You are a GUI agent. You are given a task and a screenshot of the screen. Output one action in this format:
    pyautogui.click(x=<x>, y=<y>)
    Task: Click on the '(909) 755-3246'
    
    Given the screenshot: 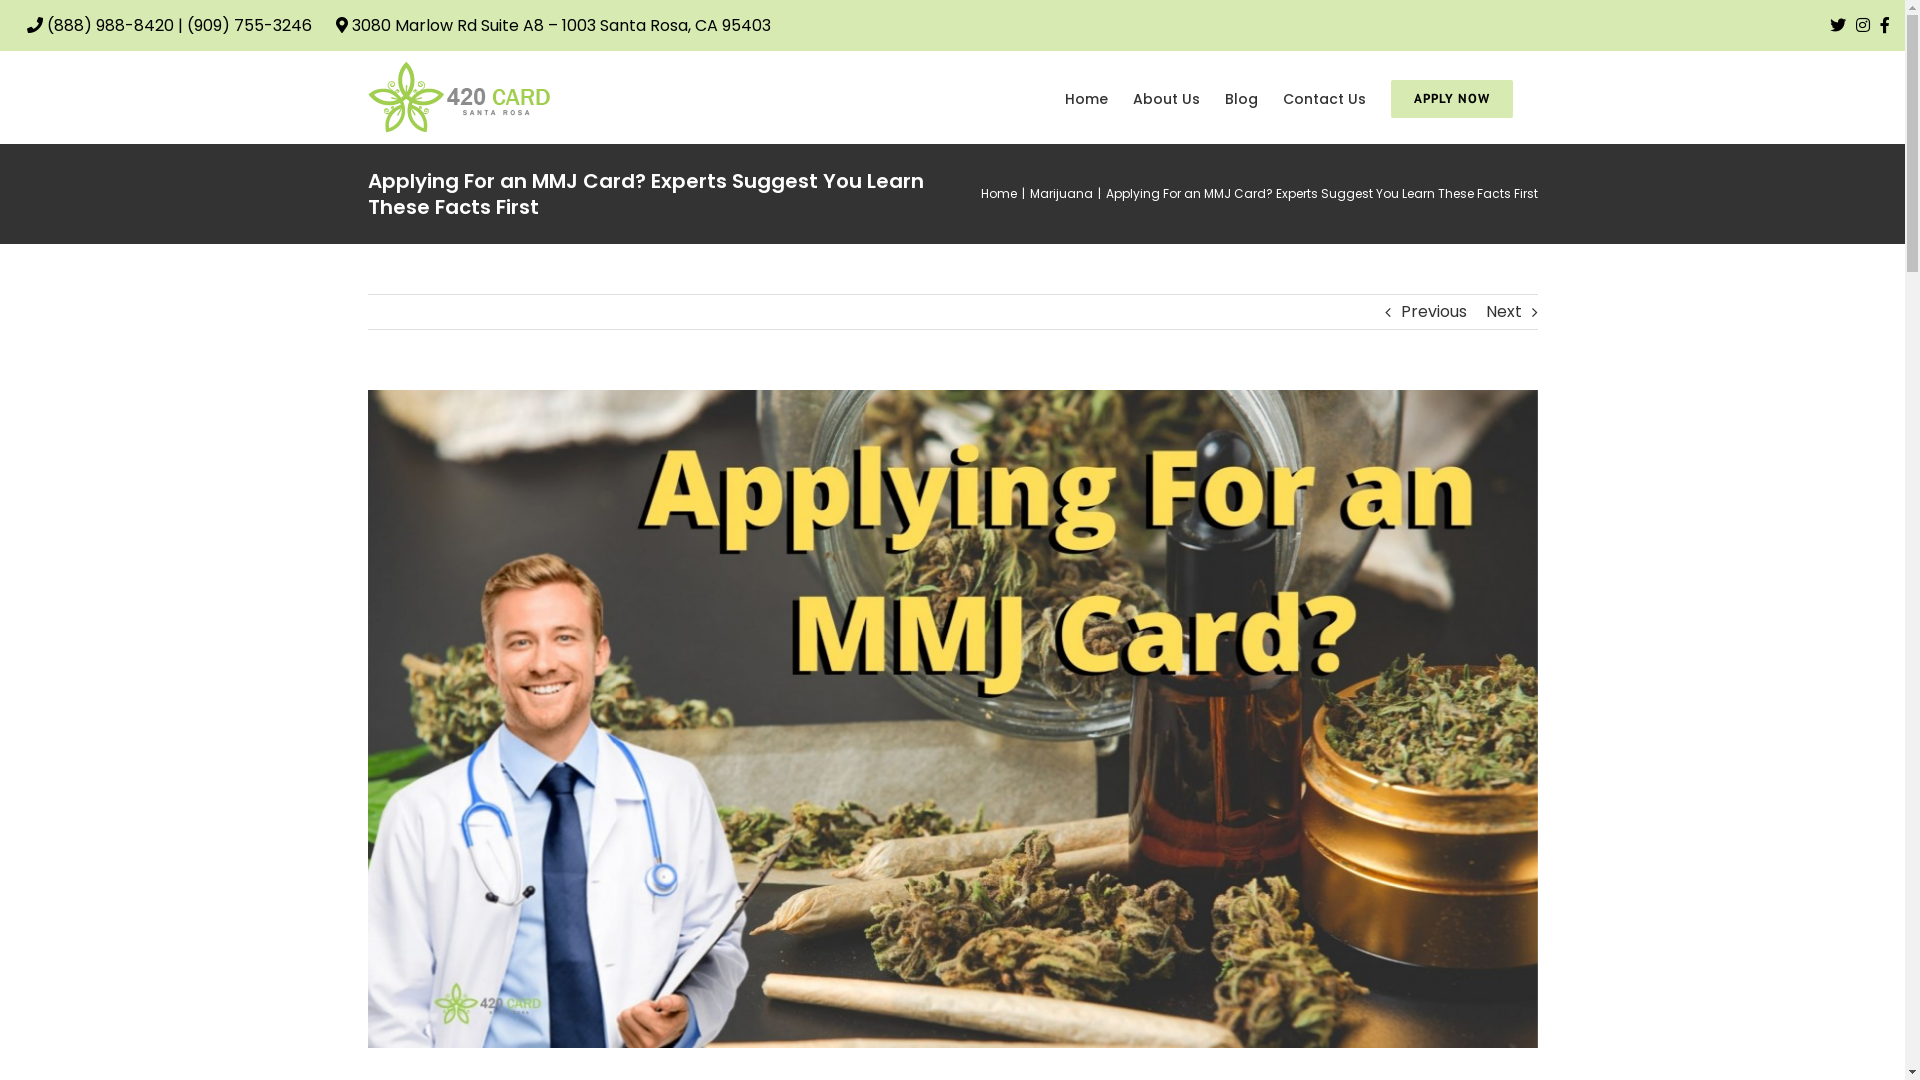 What is the action you would take?
    pyautogui.click(x=248, y=25)
    